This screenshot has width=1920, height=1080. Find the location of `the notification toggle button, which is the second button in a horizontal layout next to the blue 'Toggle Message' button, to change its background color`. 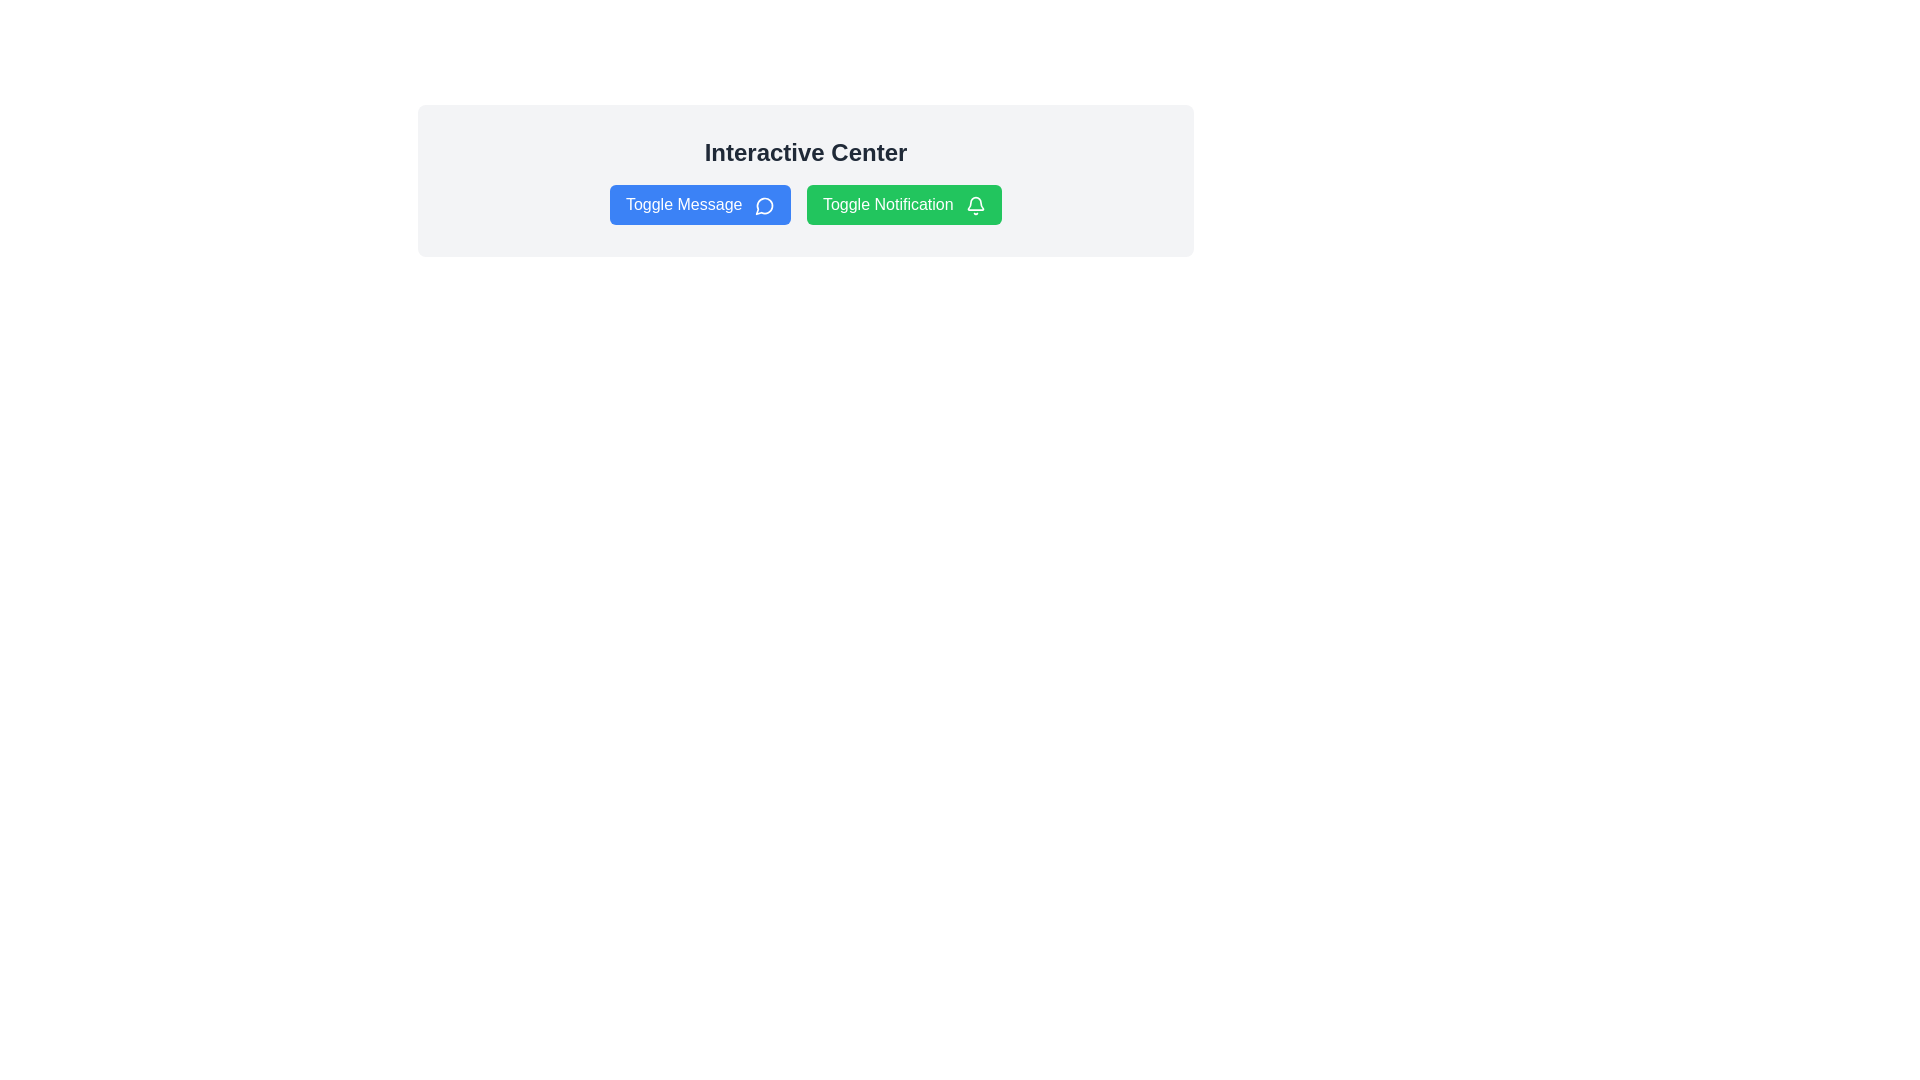

the notification toggle button, which is the second button in a horizontal layout next to the blue 'Toggle Message' button, to change its background color is located at coordinates (903, 204).